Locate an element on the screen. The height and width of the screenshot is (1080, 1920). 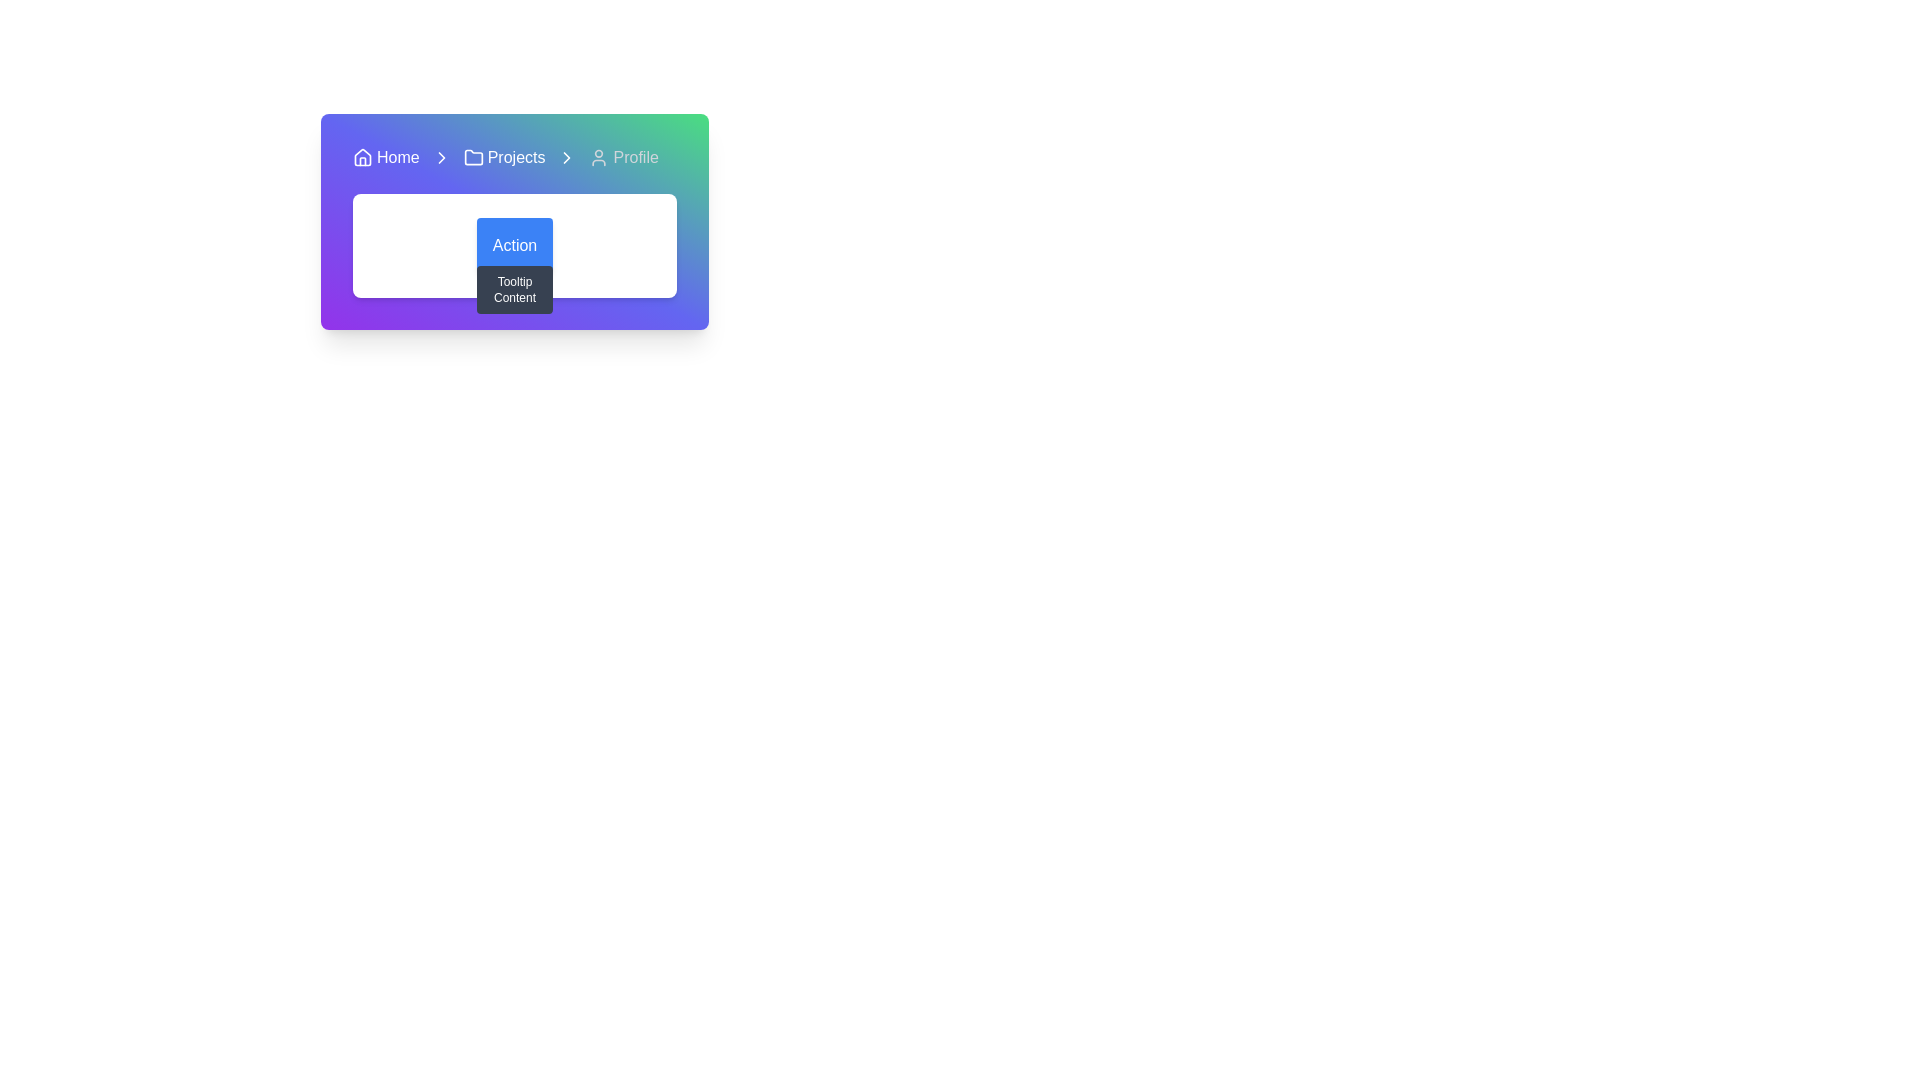
the chevron arrow icon located to the right of the 'Projects' text in the breadcrumb navigation bar is located at coordinates (566, 157).